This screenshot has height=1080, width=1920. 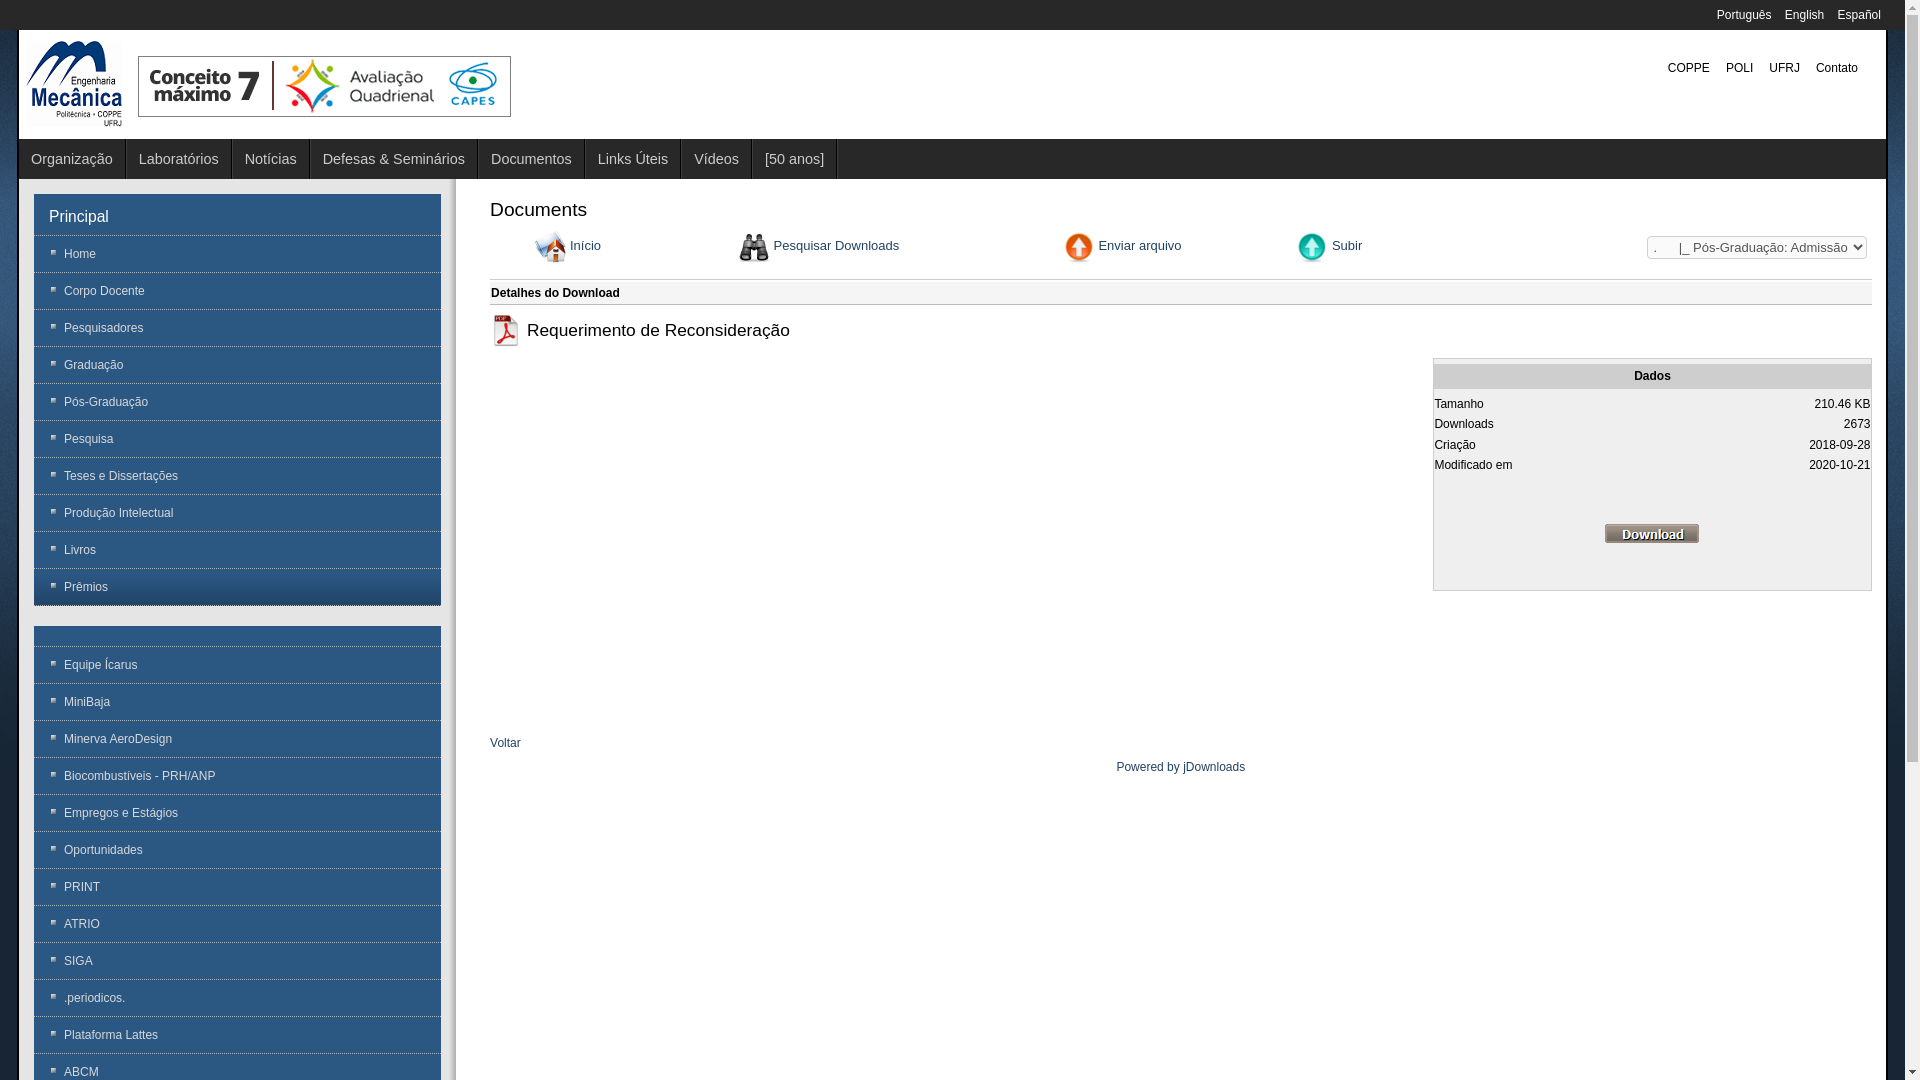 What do you see at coordinates (1688, 67) in the screenshot?
I see `'COPPE'` at bounding box center [1688, 67].